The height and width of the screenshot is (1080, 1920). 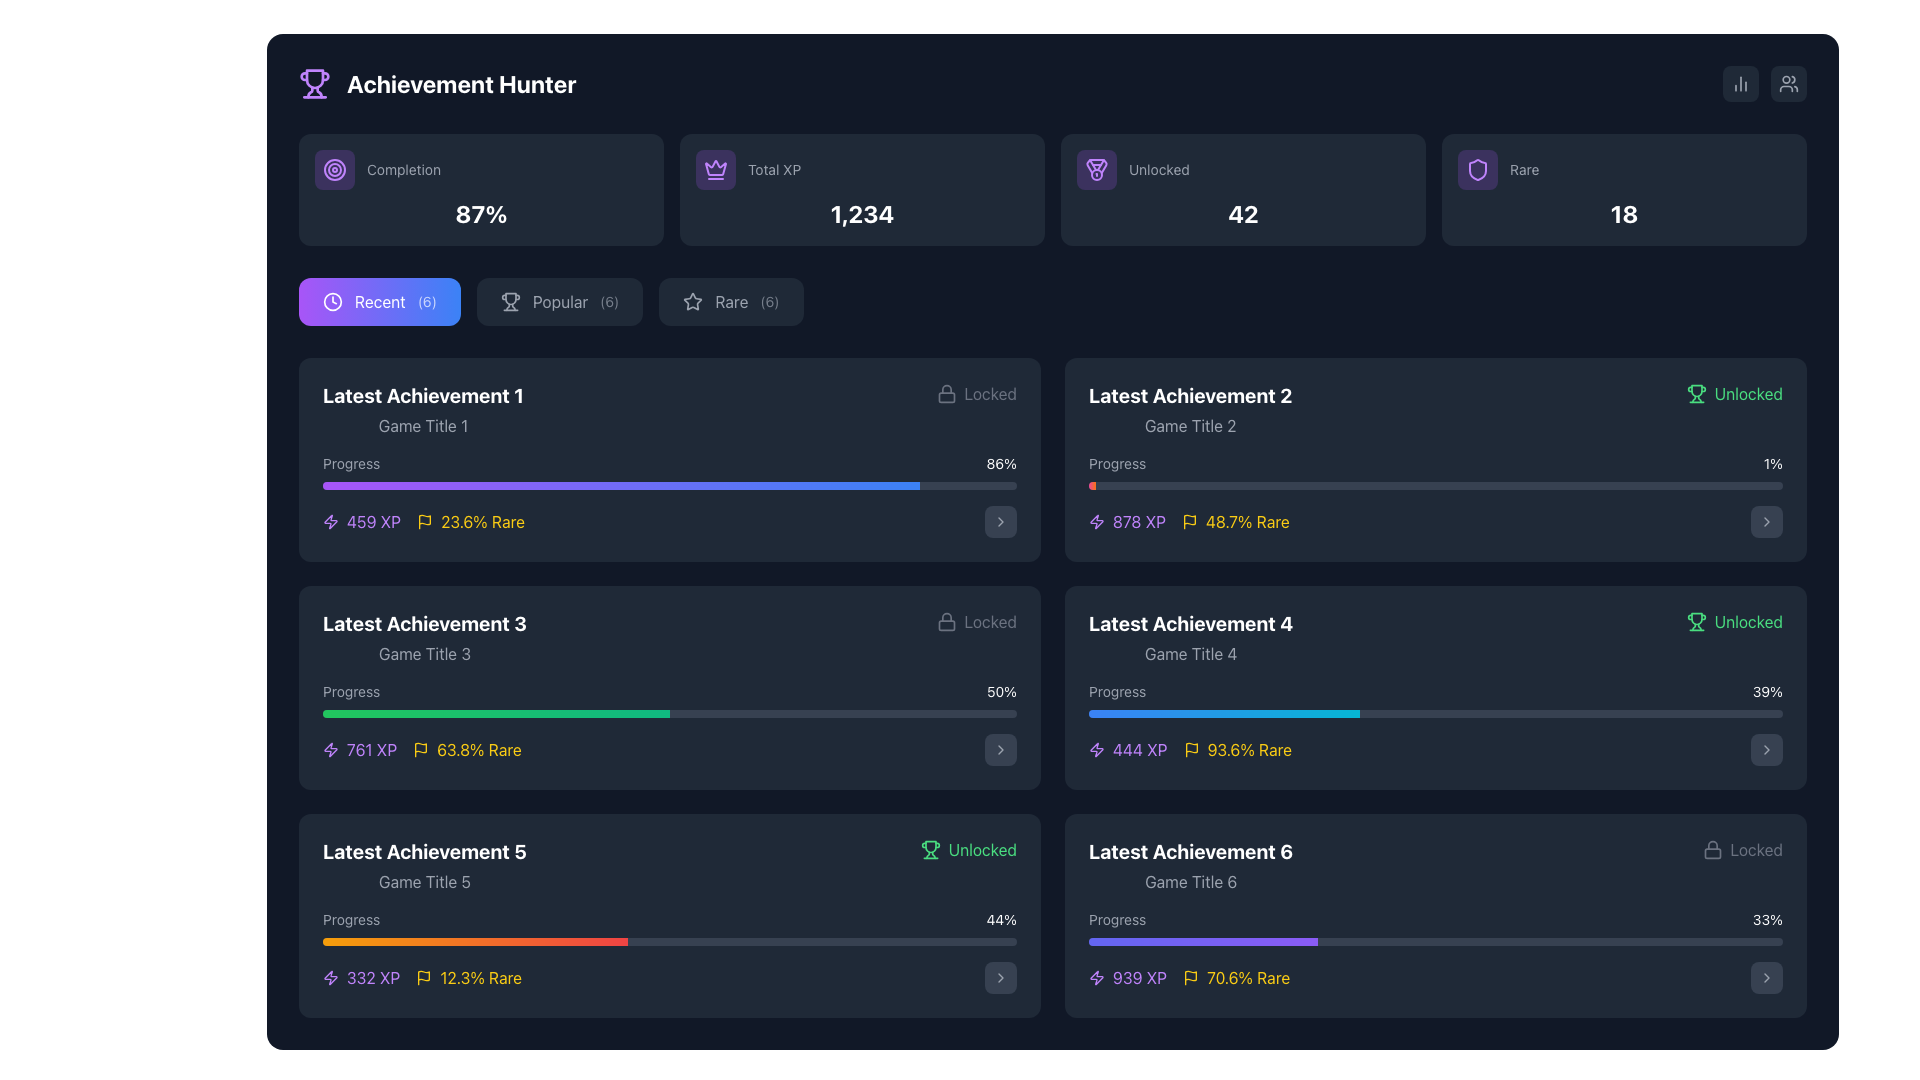 What do you see at coordinates (423, 623) in the screenshot?
I see `the text label indicating 'Latest Achievement 3', which serves as a title for the achievement category, located above 'Game Title 3'` at bounding box center [423, 623].